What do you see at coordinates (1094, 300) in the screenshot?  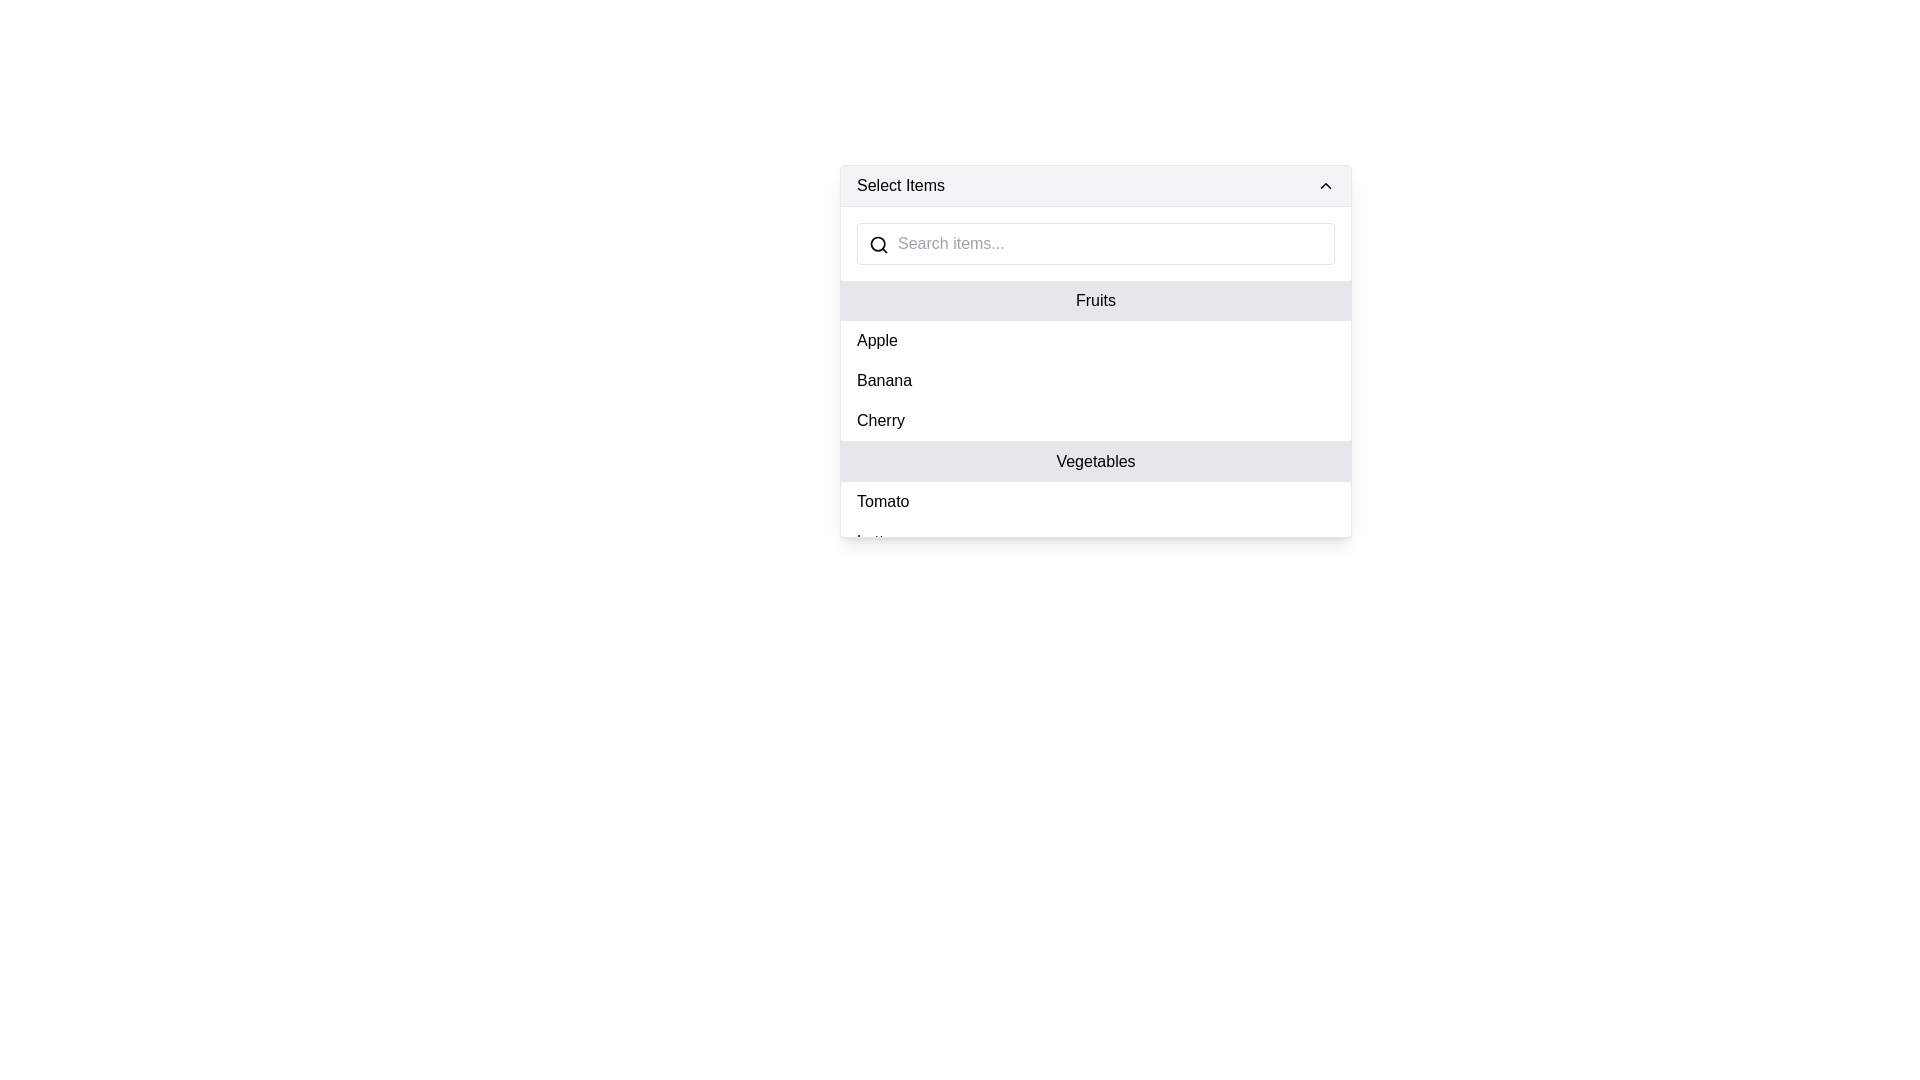 I see `the 'Fruits' category header, which visually groups the list items such as 'Apple', 'Banana', and 'Cherry', located beneath the search bar` at bounding box center [1094, 300].